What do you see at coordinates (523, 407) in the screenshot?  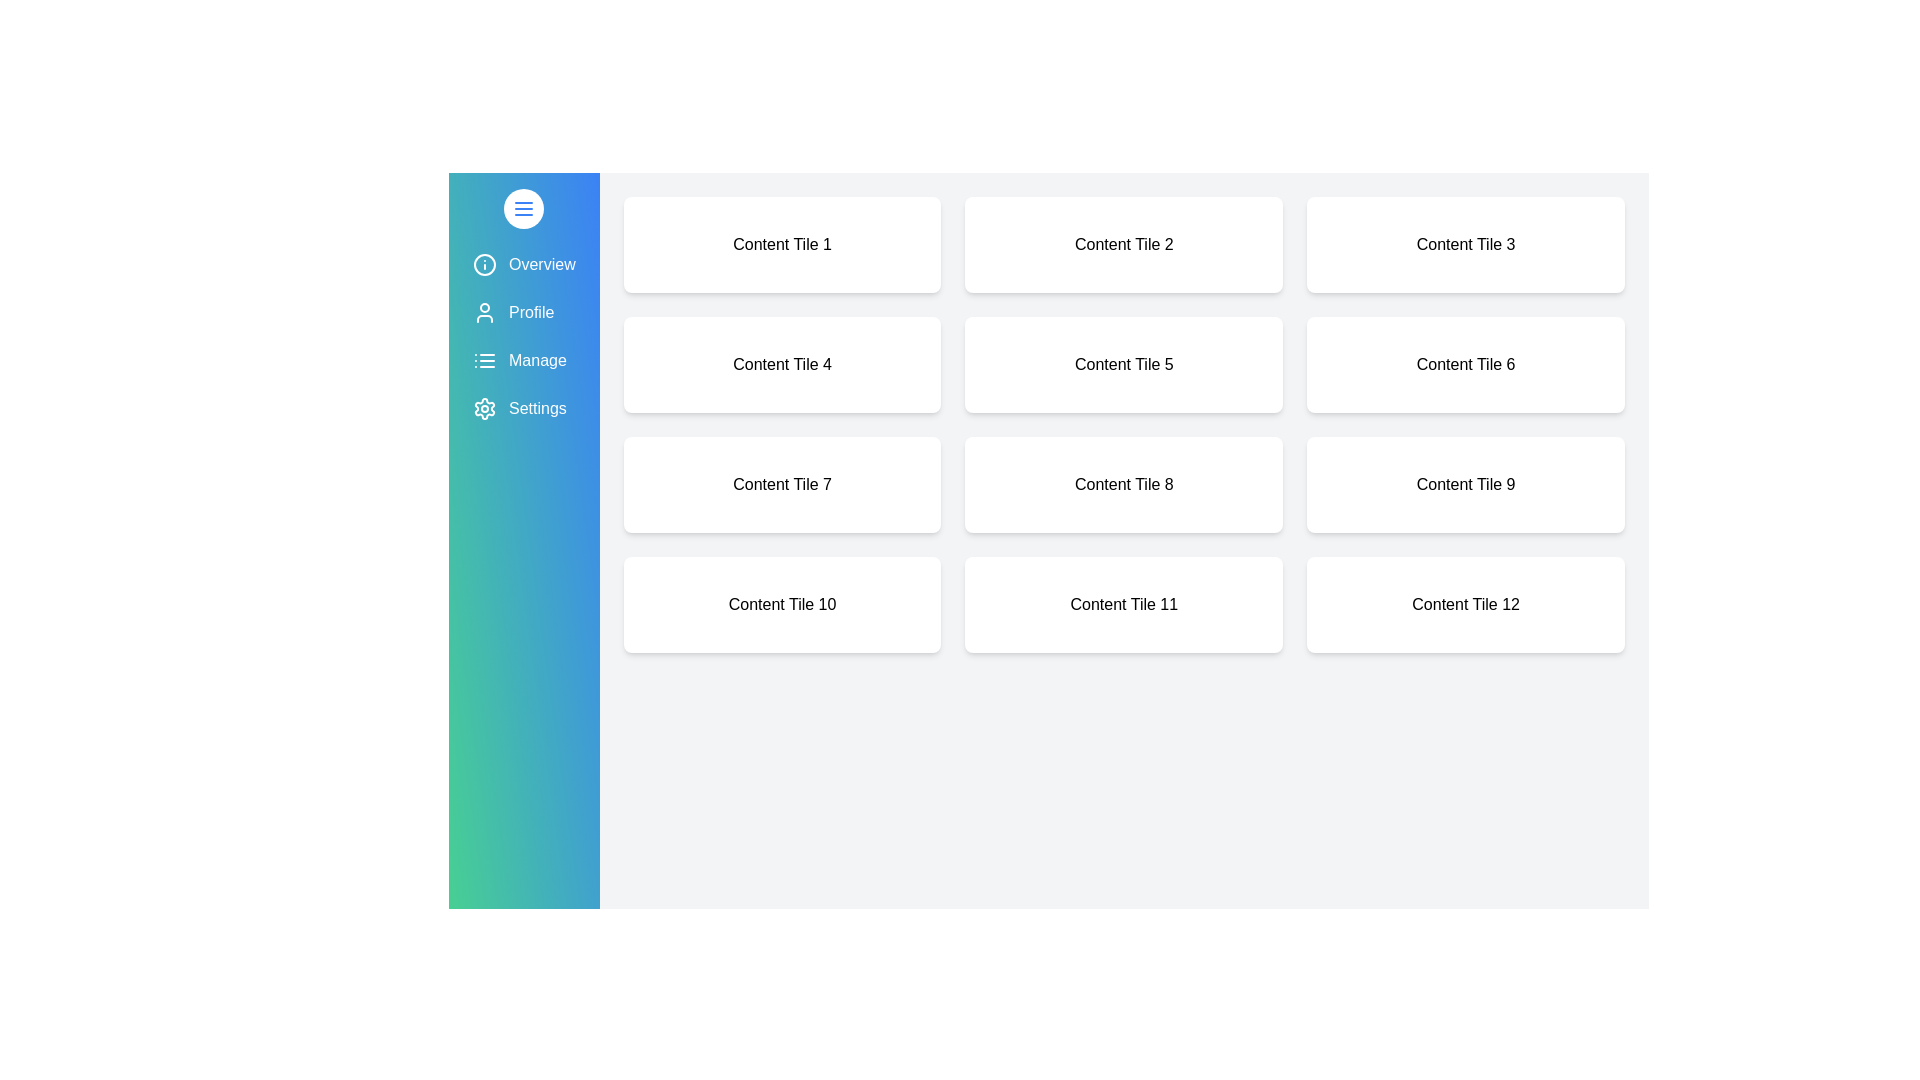 I see `the menu item Settings to highlight it` at bounding box center [523, 407].